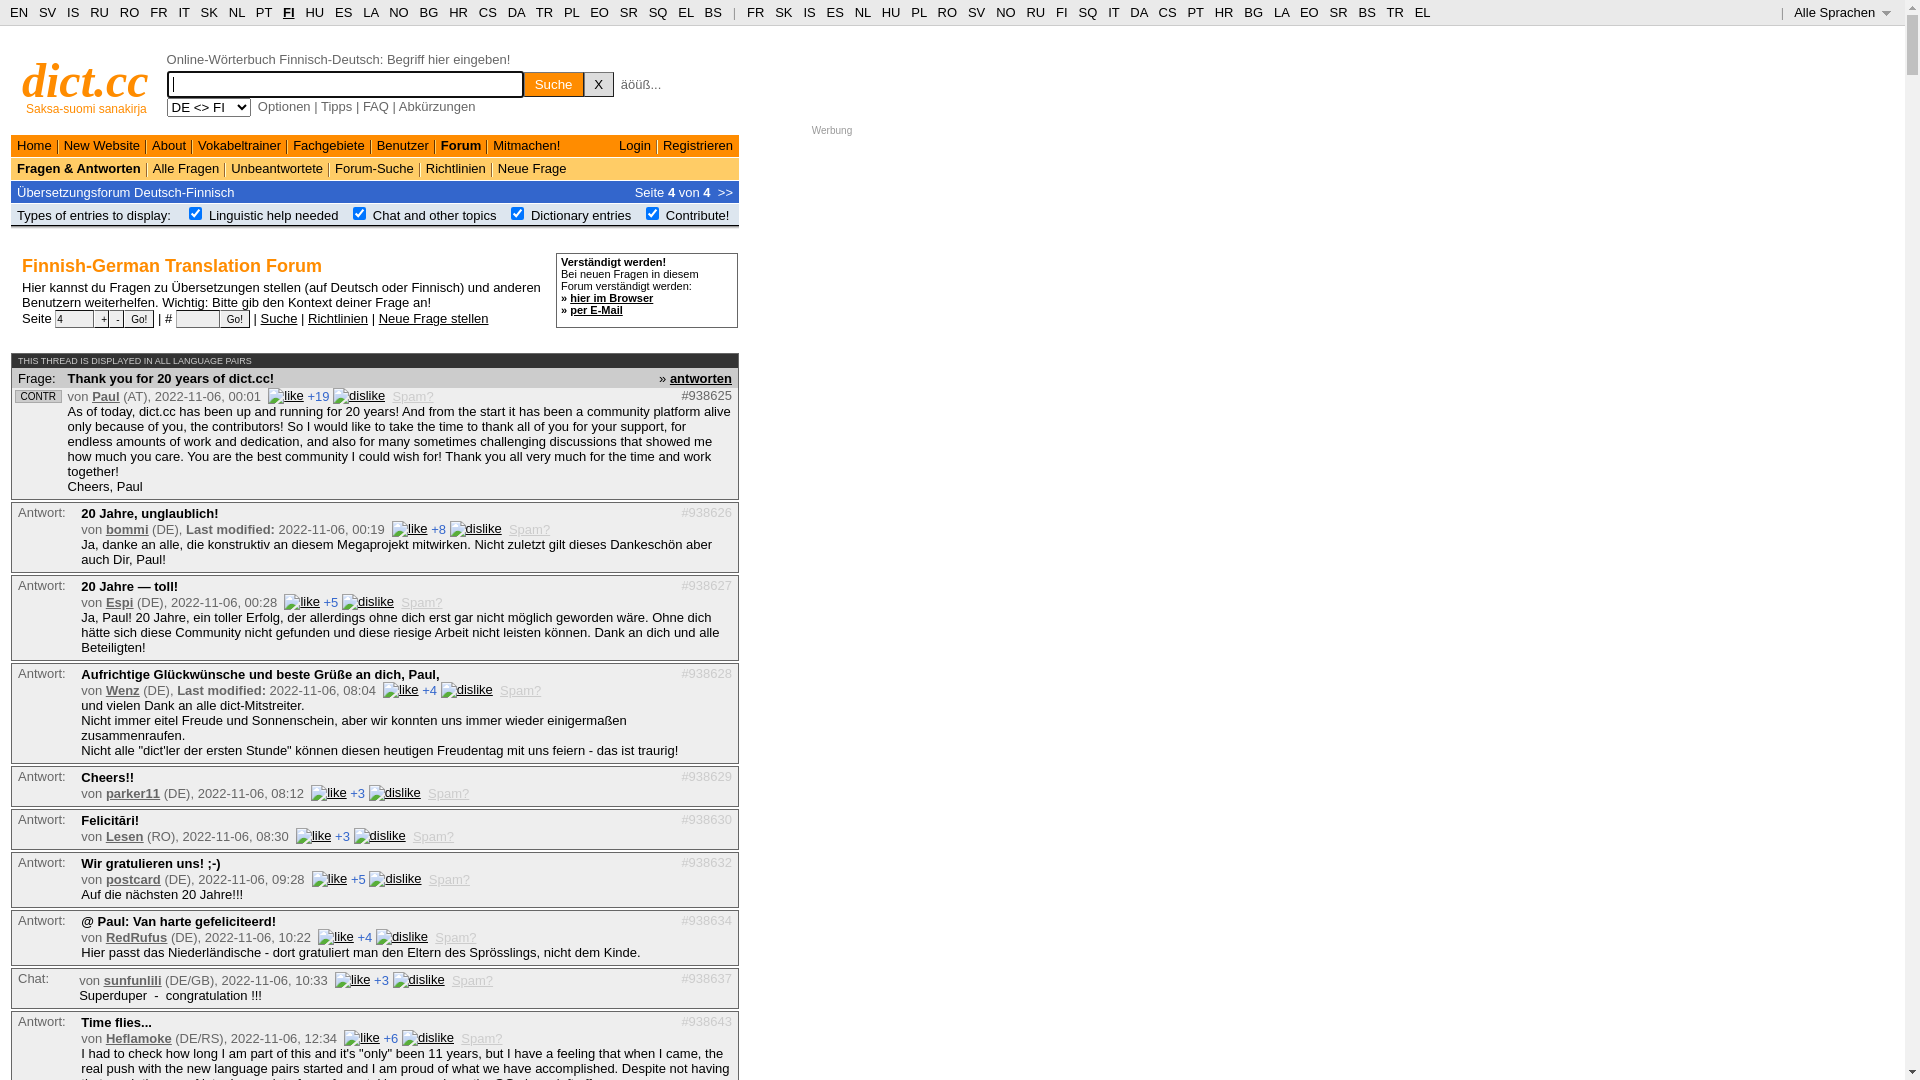 This screenshot has width=1920, height=1080. What do you see at coordinates (104, 937) in the screenshot?
I see `'RedRufus'` at bounding box center [104, 937].